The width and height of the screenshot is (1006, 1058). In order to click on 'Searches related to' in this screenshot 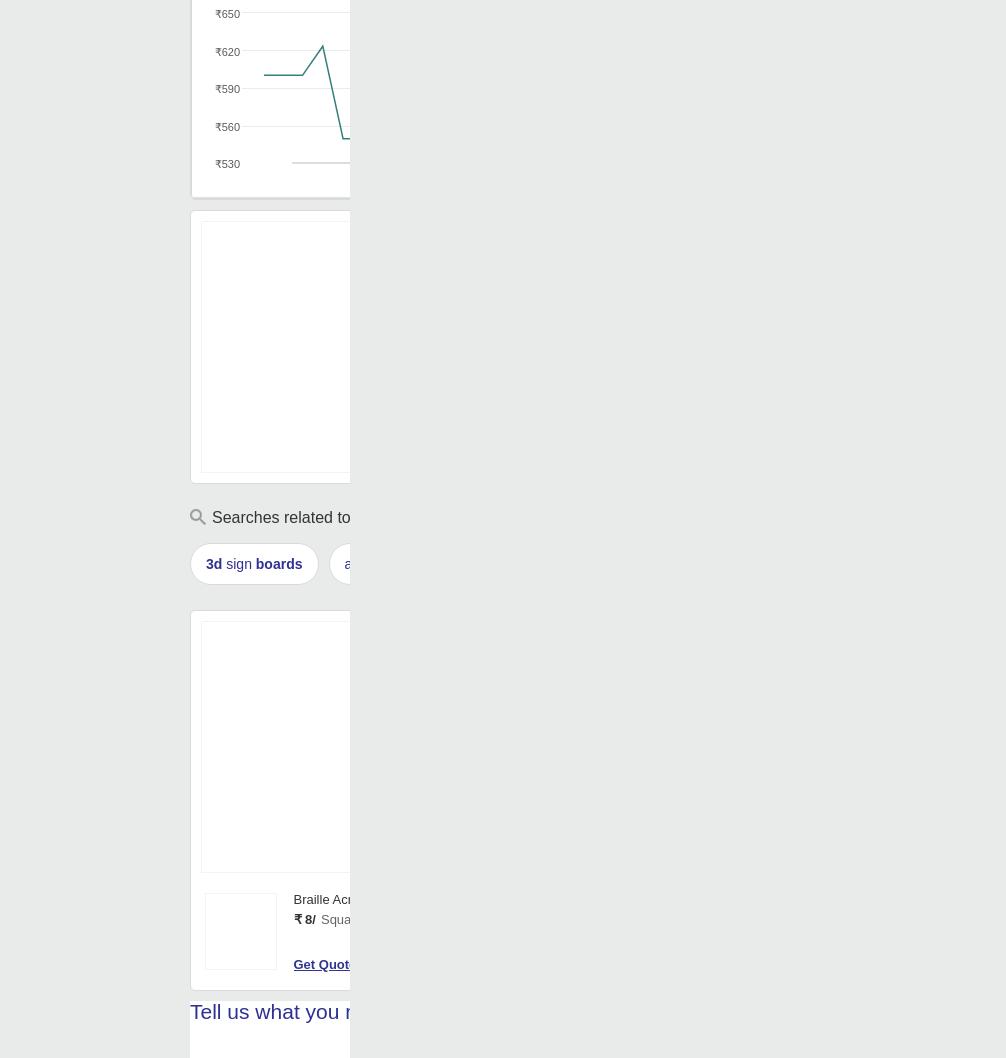, I will do `click(282, 516)`.